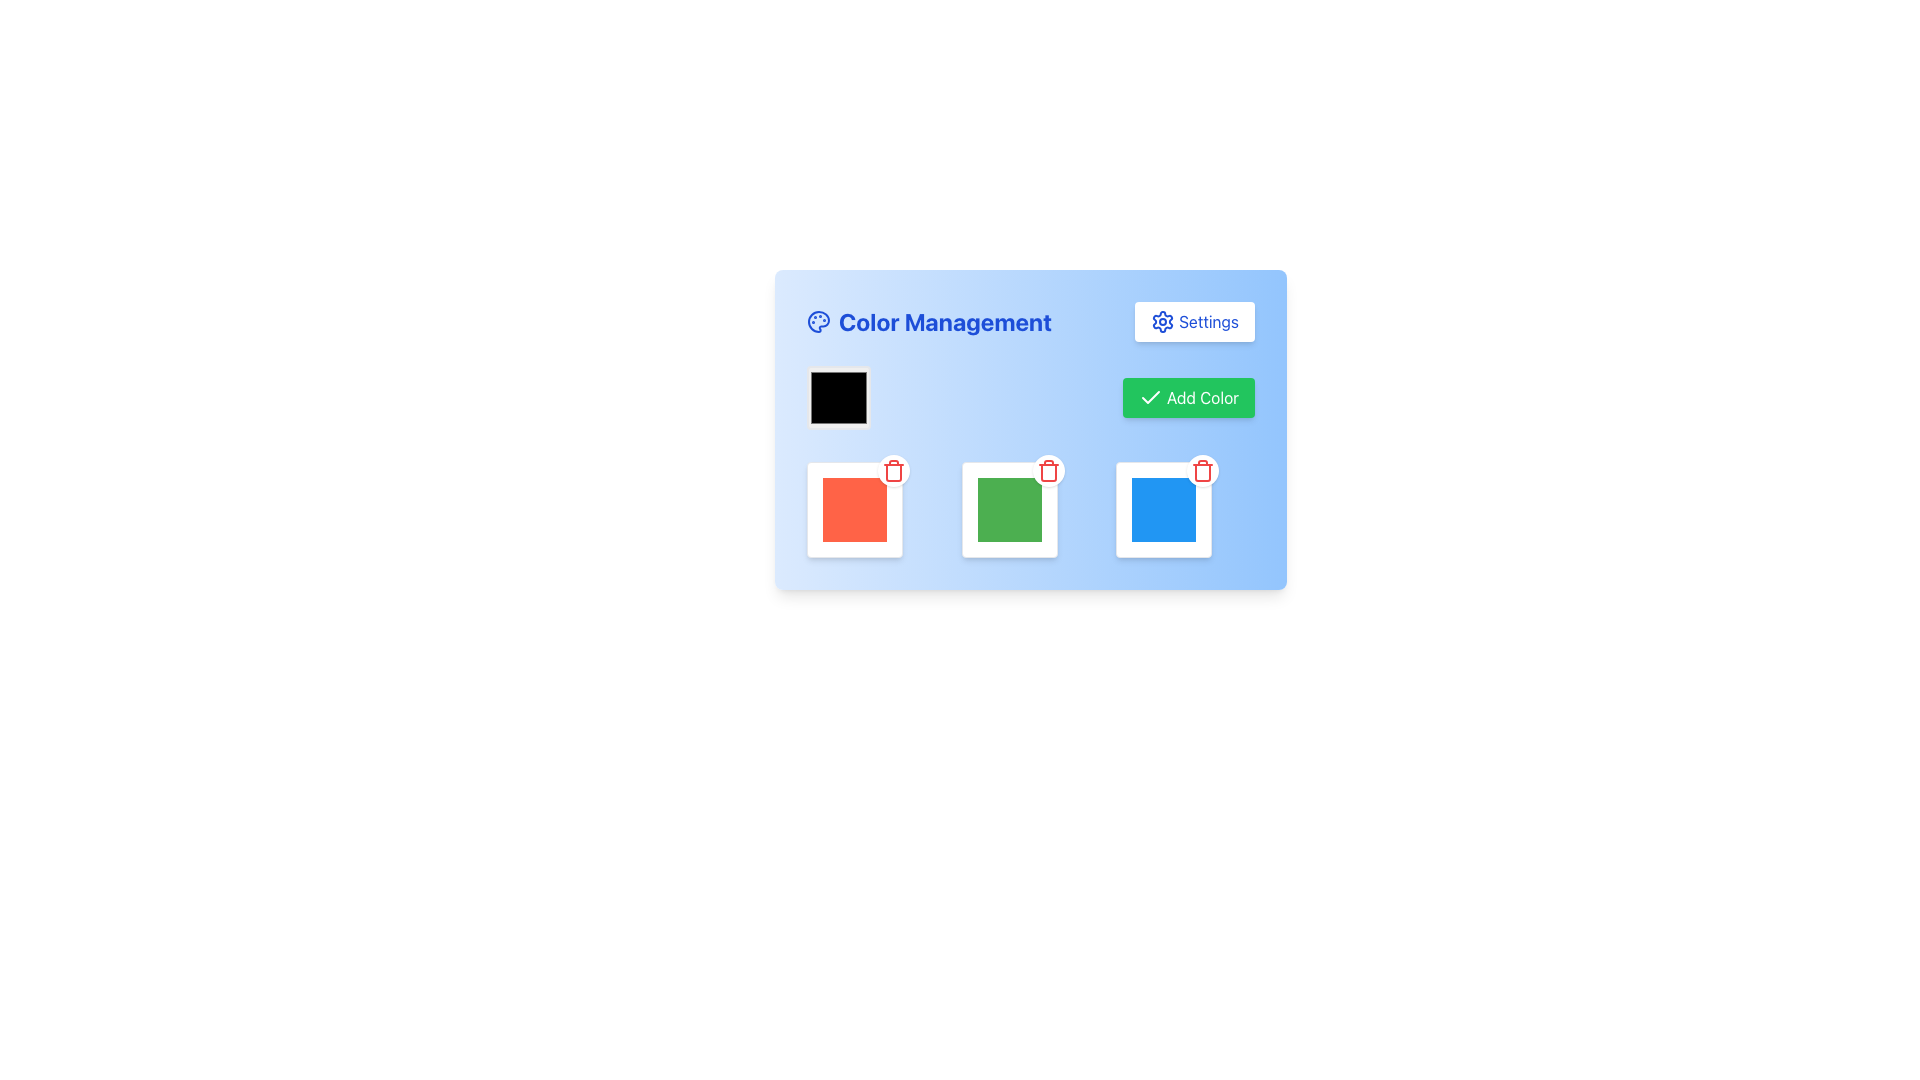 This screenshot has width=1920, height=1080. I want to click on the bright blue Color Selection Box, which is a medium-sized square (64x64 pixels) located in the bottom-right corner of the color selection panel, so click(1164, 508).